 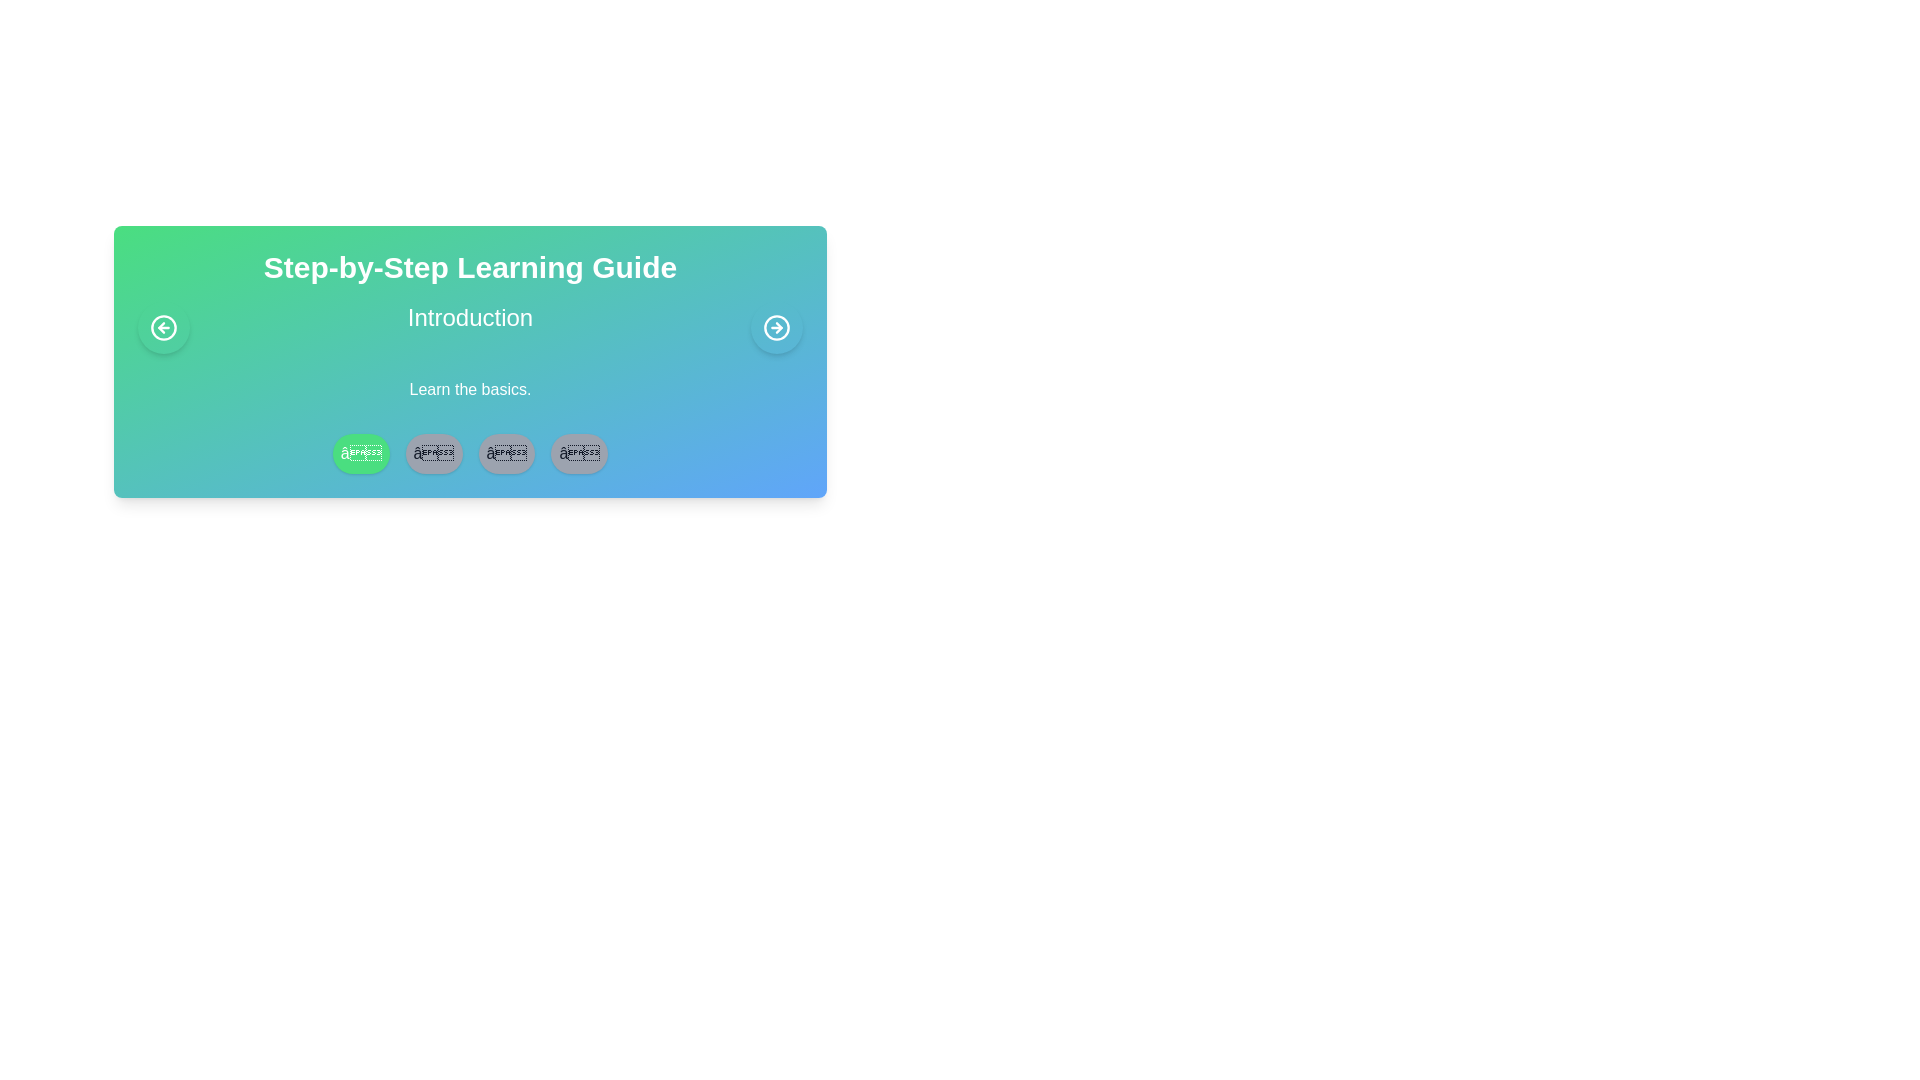 I want to click on the circular button that contains the left-facing arrow graphic, which indicates a 'go back' functionality, so click(x=161, y=326).